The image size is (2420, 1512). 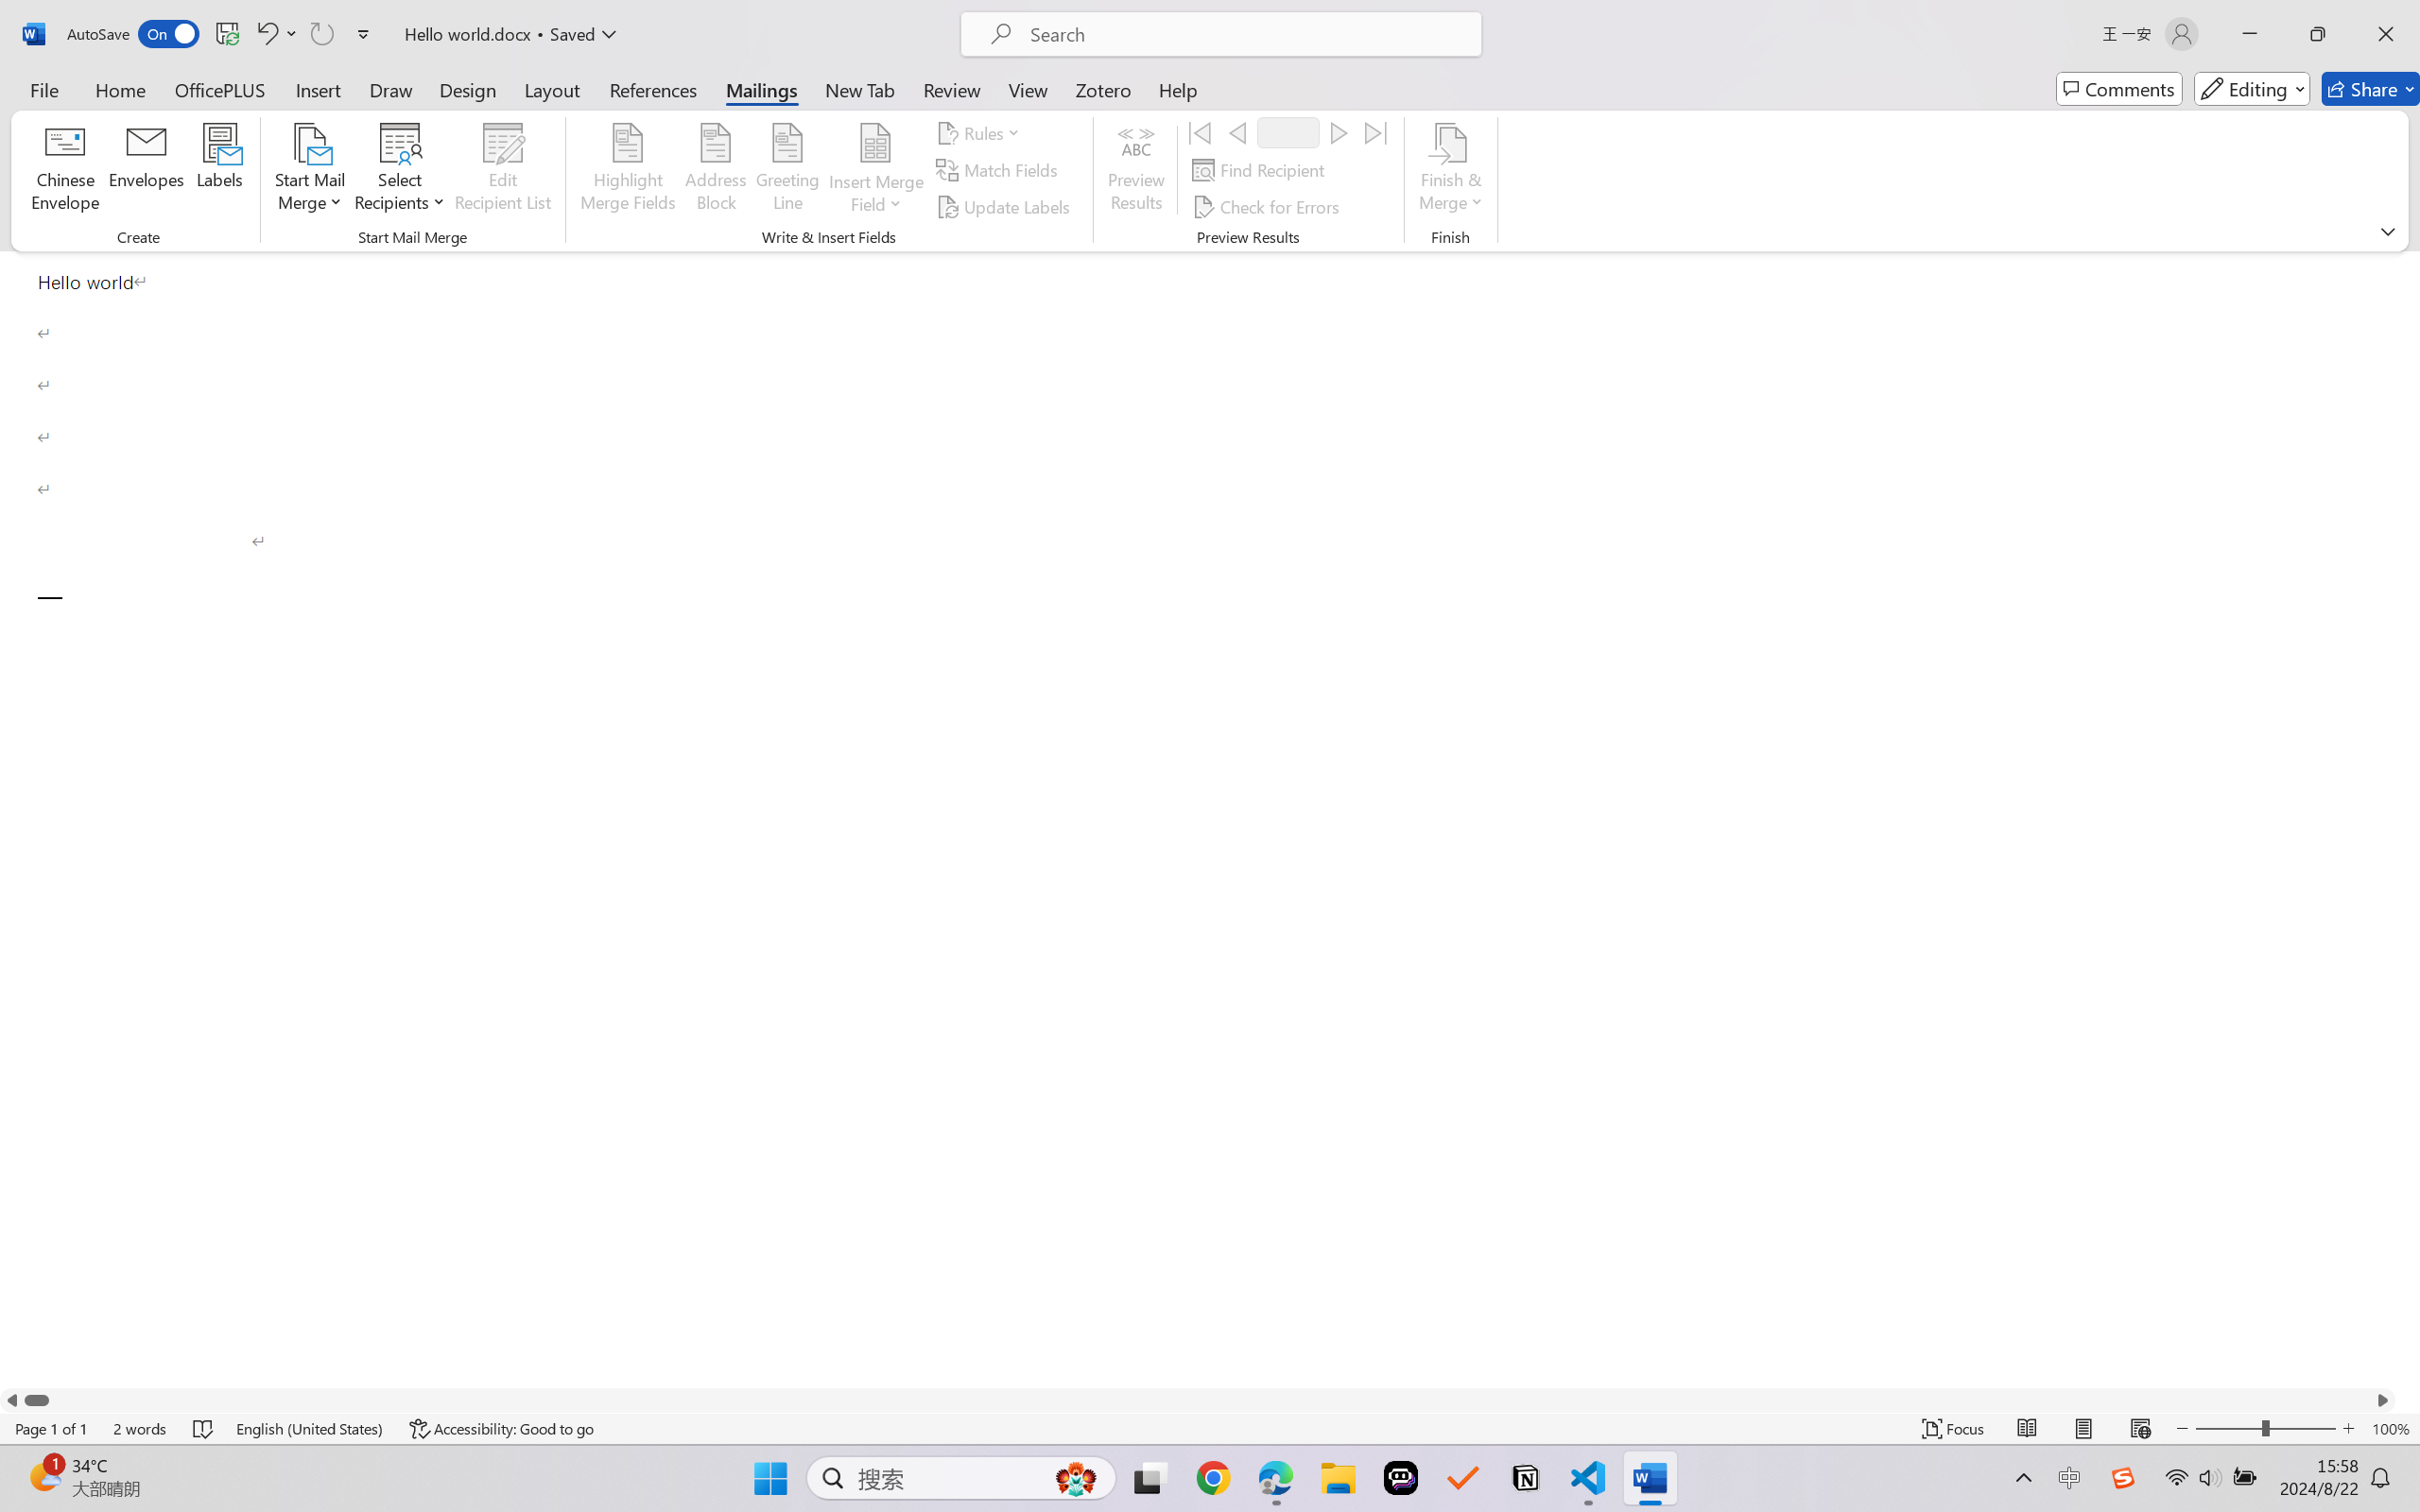 I want to click on 'Preview Results', so click(x=1137, y=170).